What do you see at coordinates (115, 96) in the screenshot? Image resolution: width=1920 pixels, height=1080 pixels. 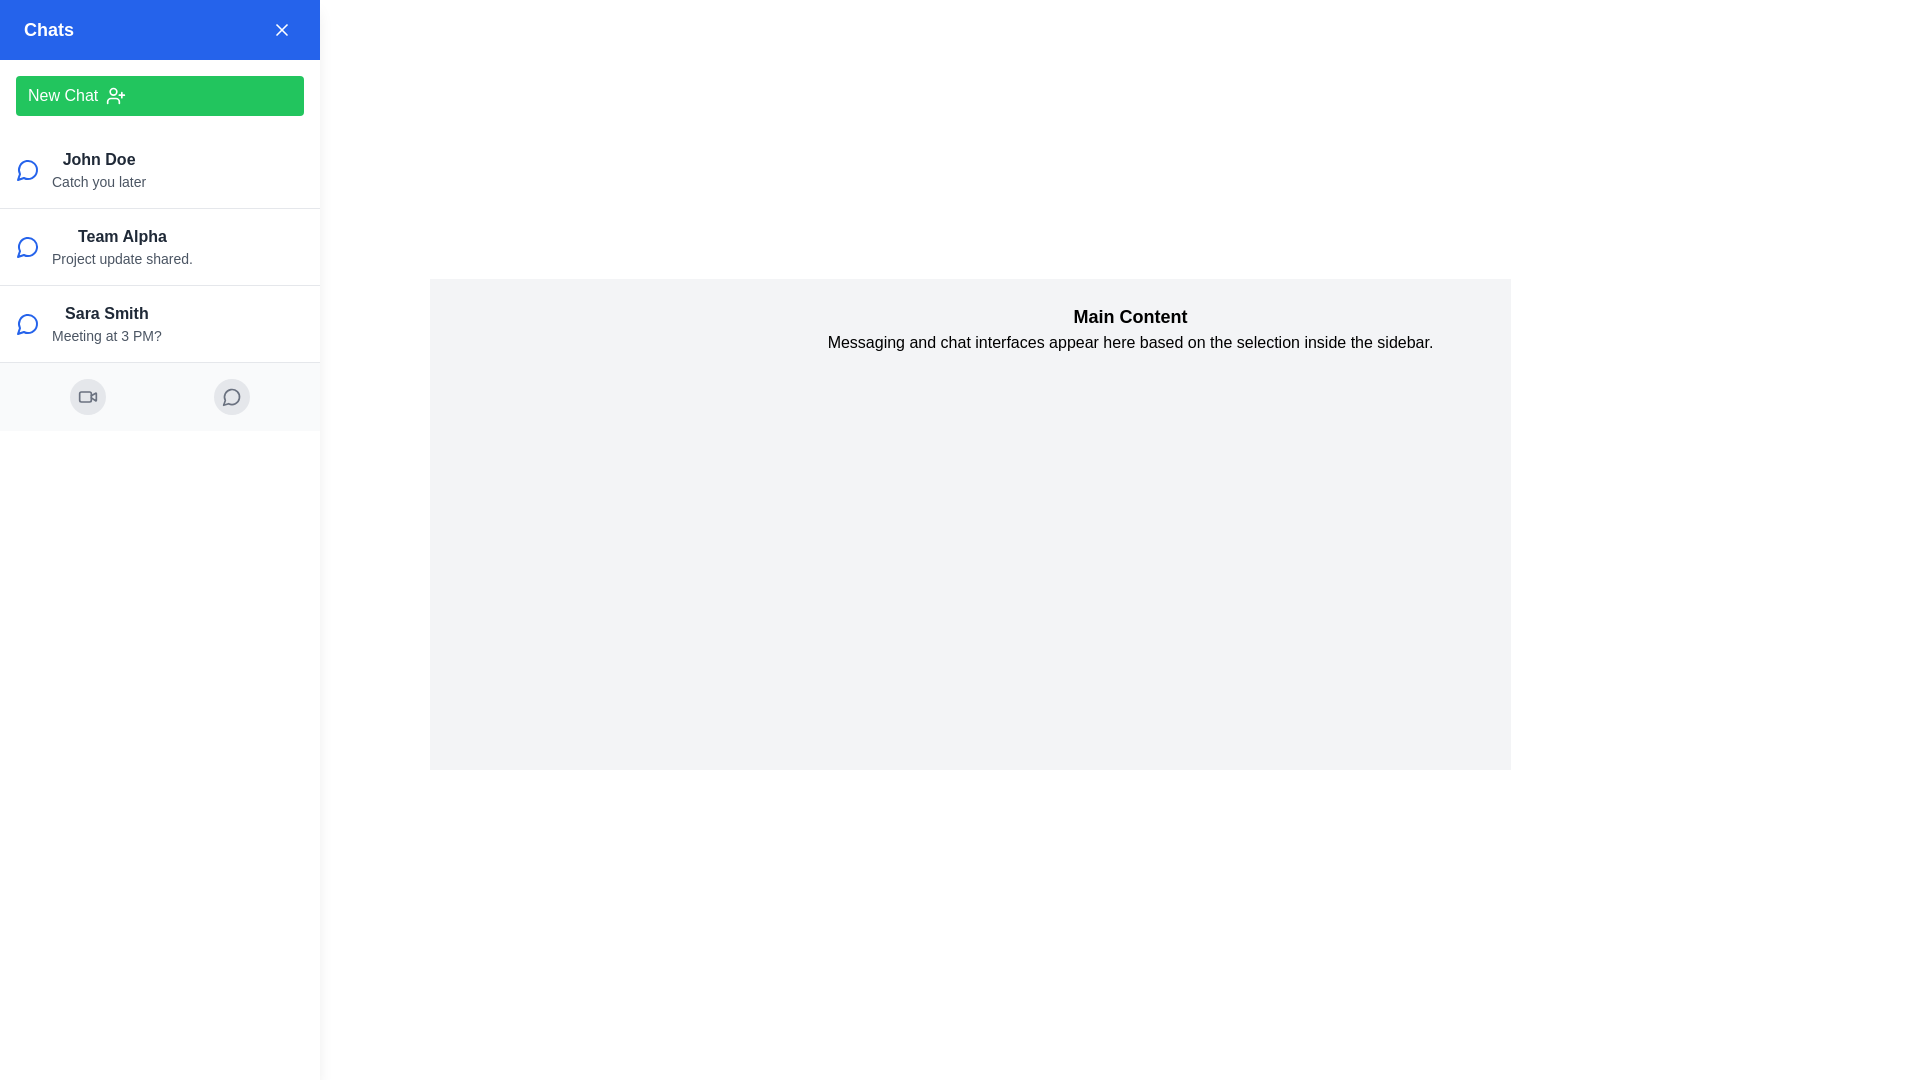 I see `the icon within the 'New Chat' green button located at the top left corner of the interface` at bounding box center [115, 96].